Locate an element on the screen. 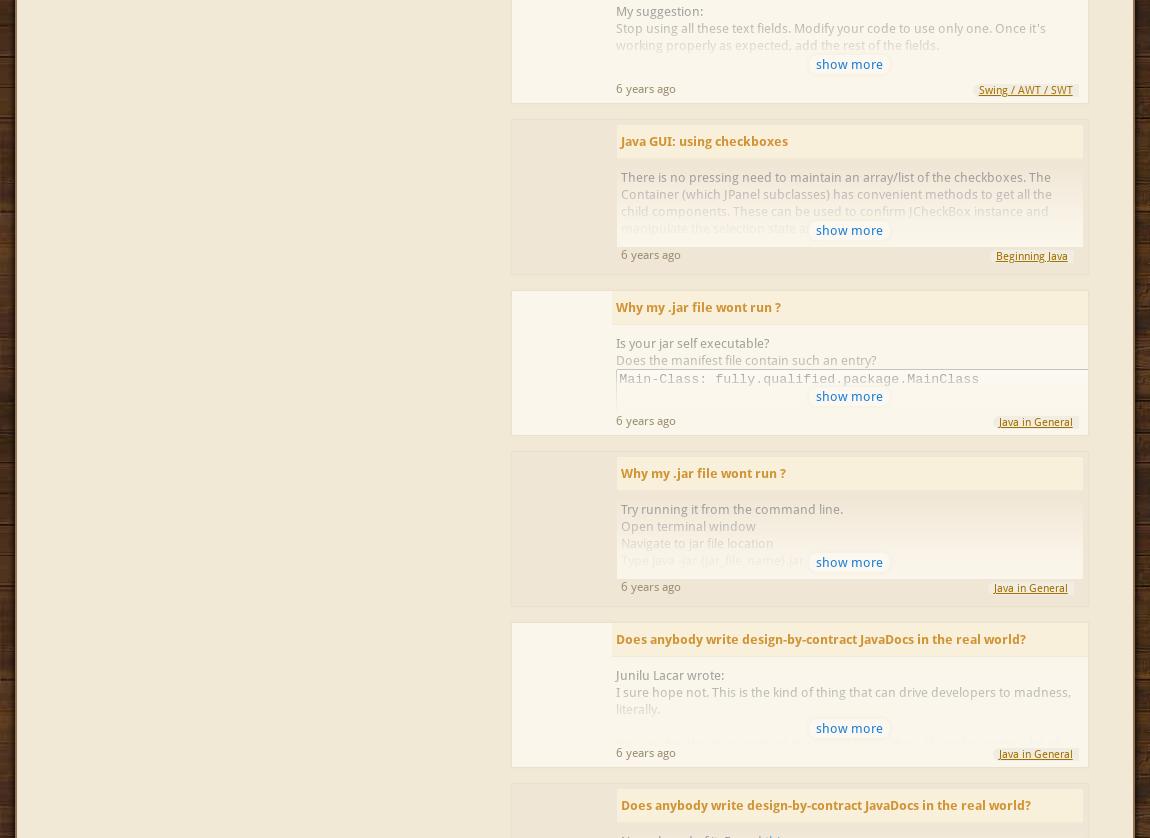  'Try running it from the command line.' is located at coordinates (730, 509).